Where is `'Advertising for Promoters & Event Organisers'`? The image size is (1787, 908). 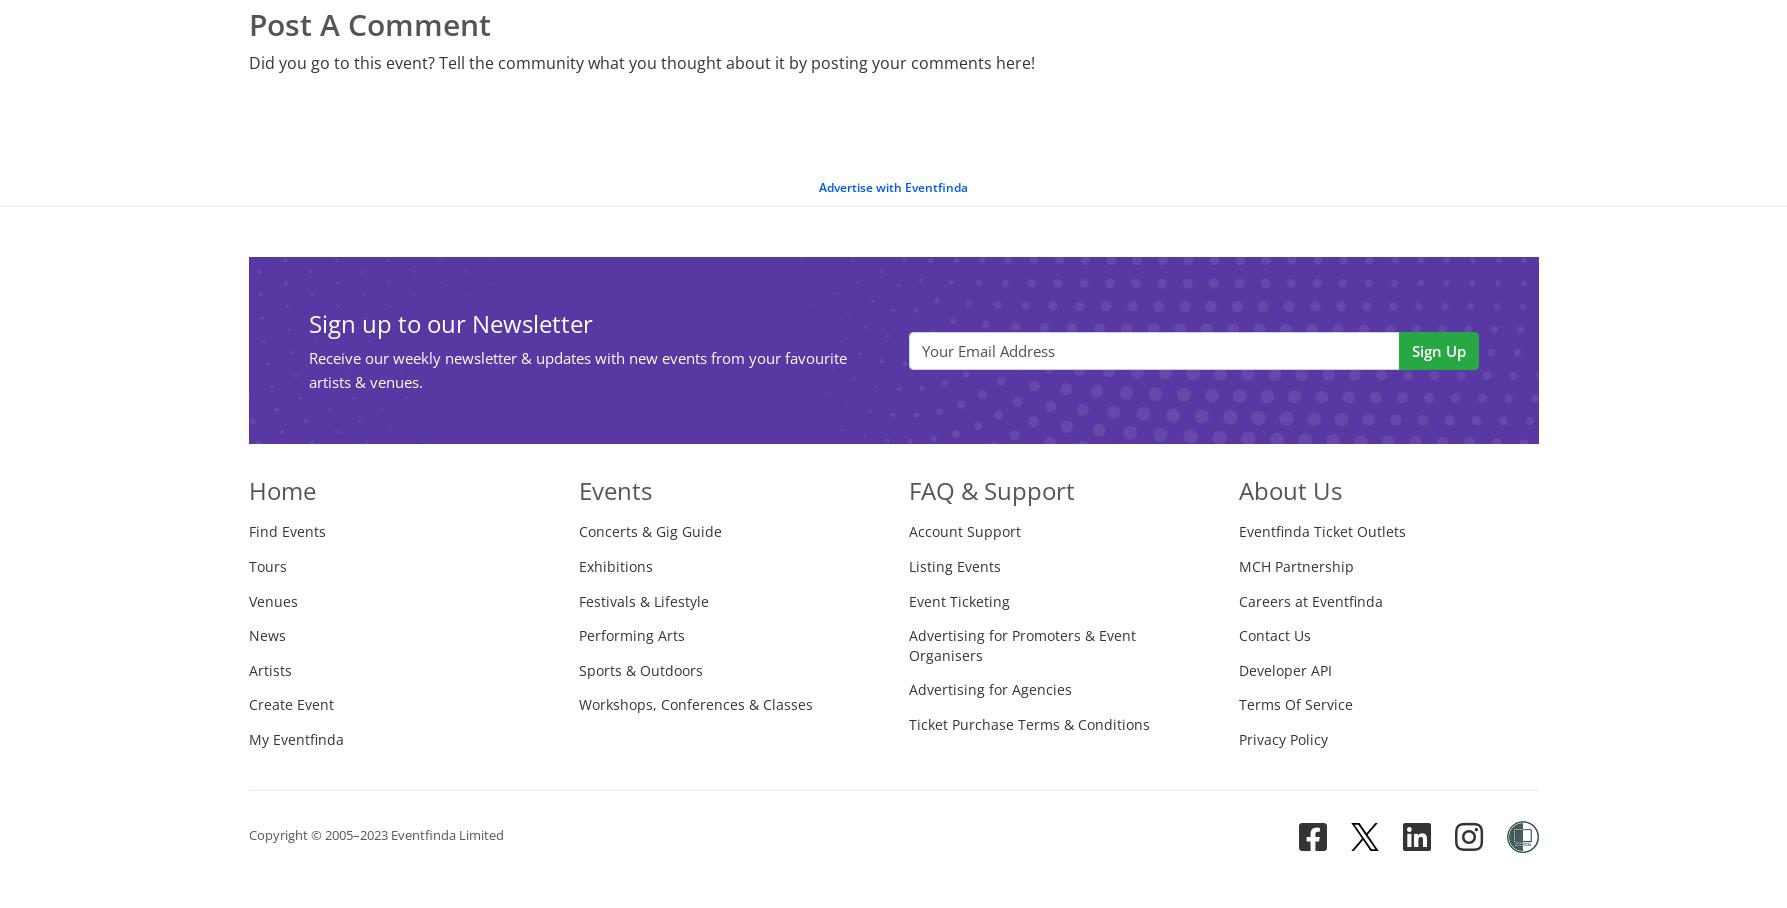
'Advertising for Promoters & Event Organisers' is located at coordinates (906, 645).